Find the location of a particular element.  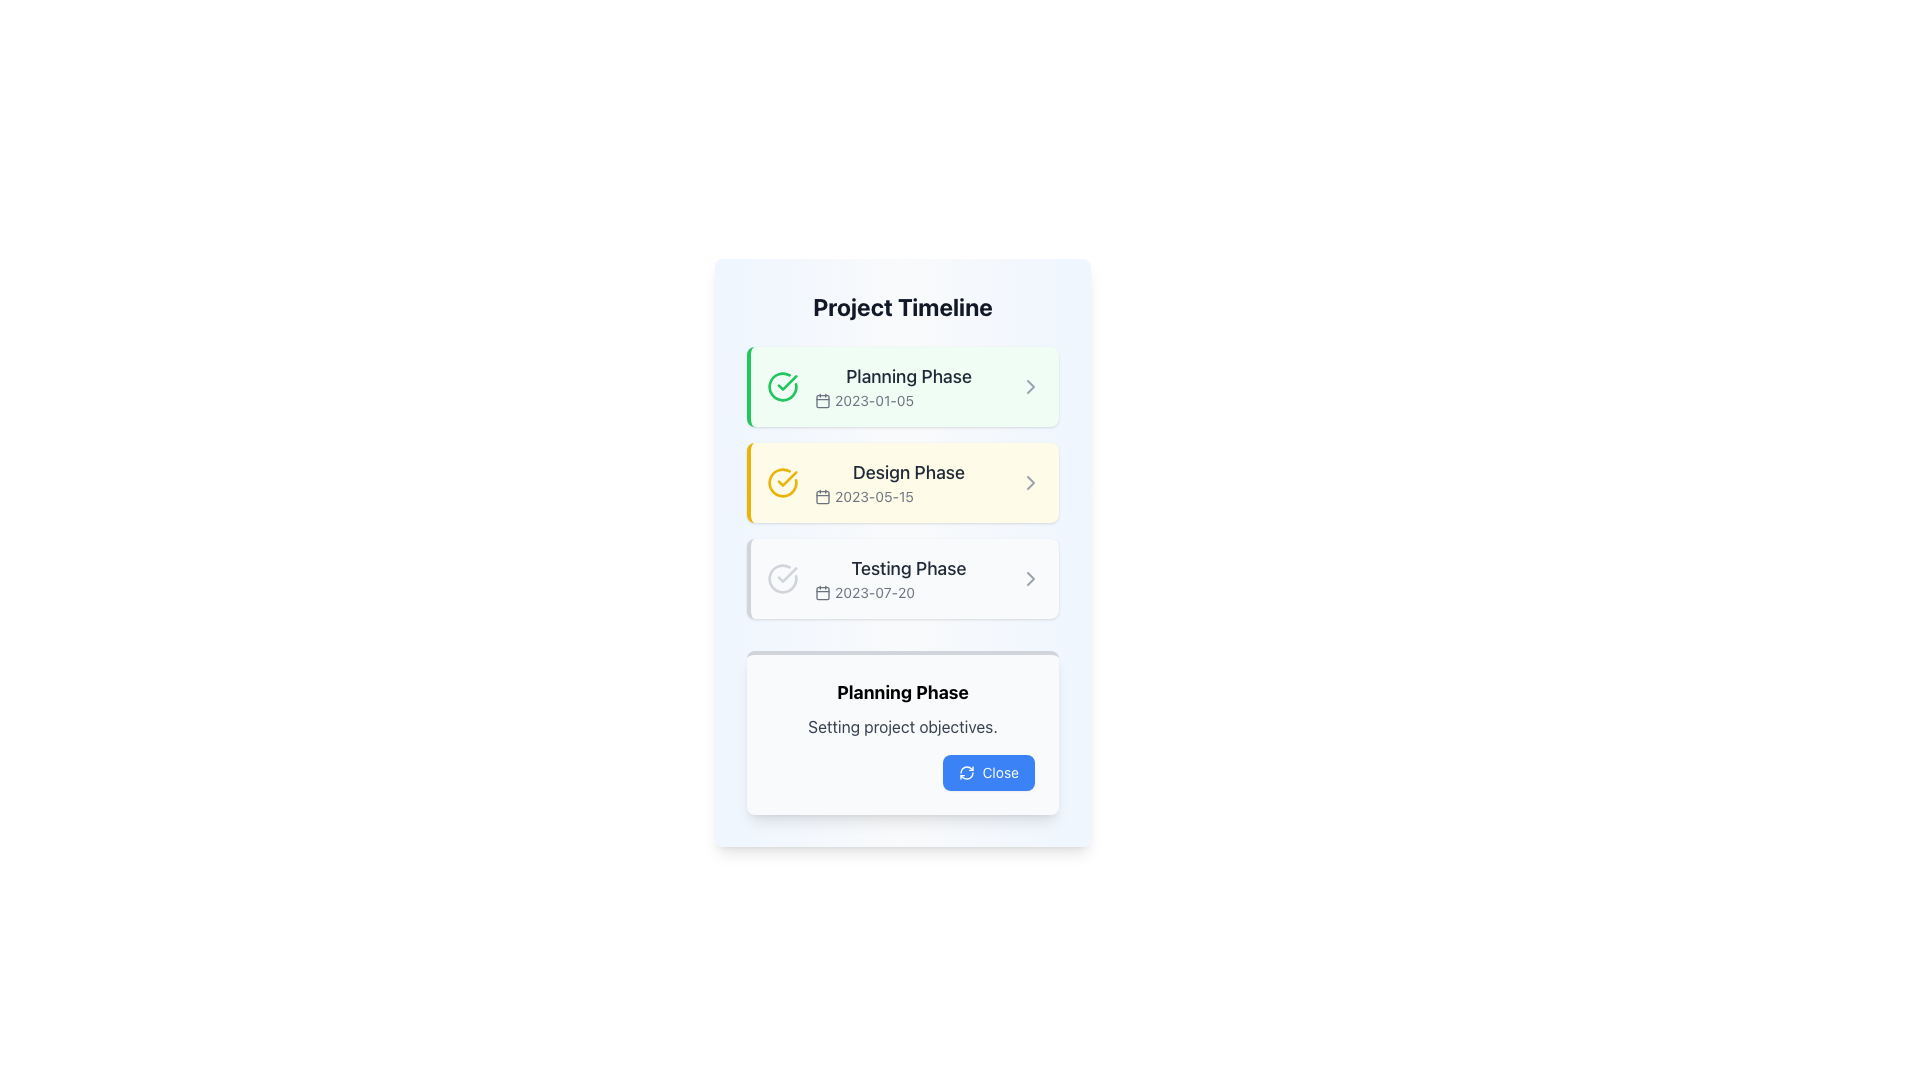

the SVG icon of a green check mark located in the 'Planning Phase' section of the project timeline is located at coordinates (786, 574).